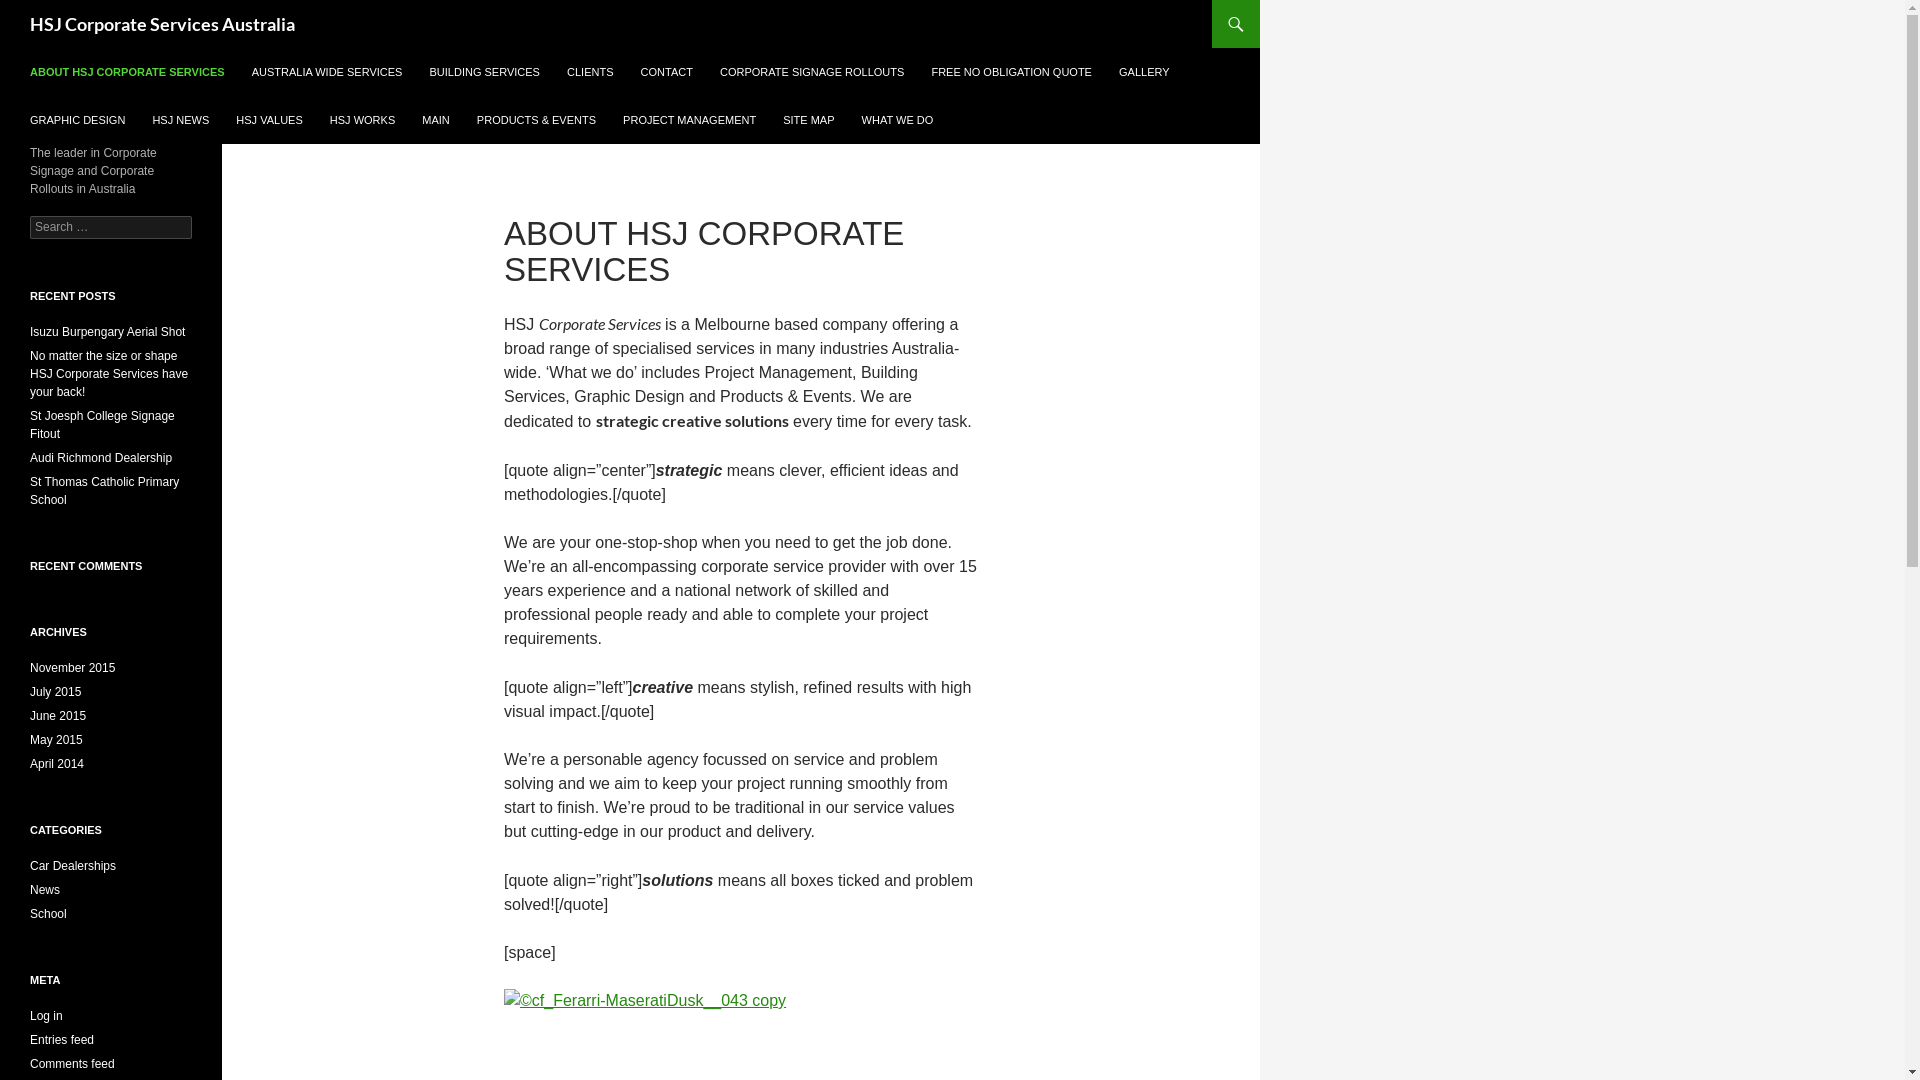 The height and width of the screenshot is (1080, 1920). I want to click on 'PRODUCTS & EVENTS', so click(536, 119).